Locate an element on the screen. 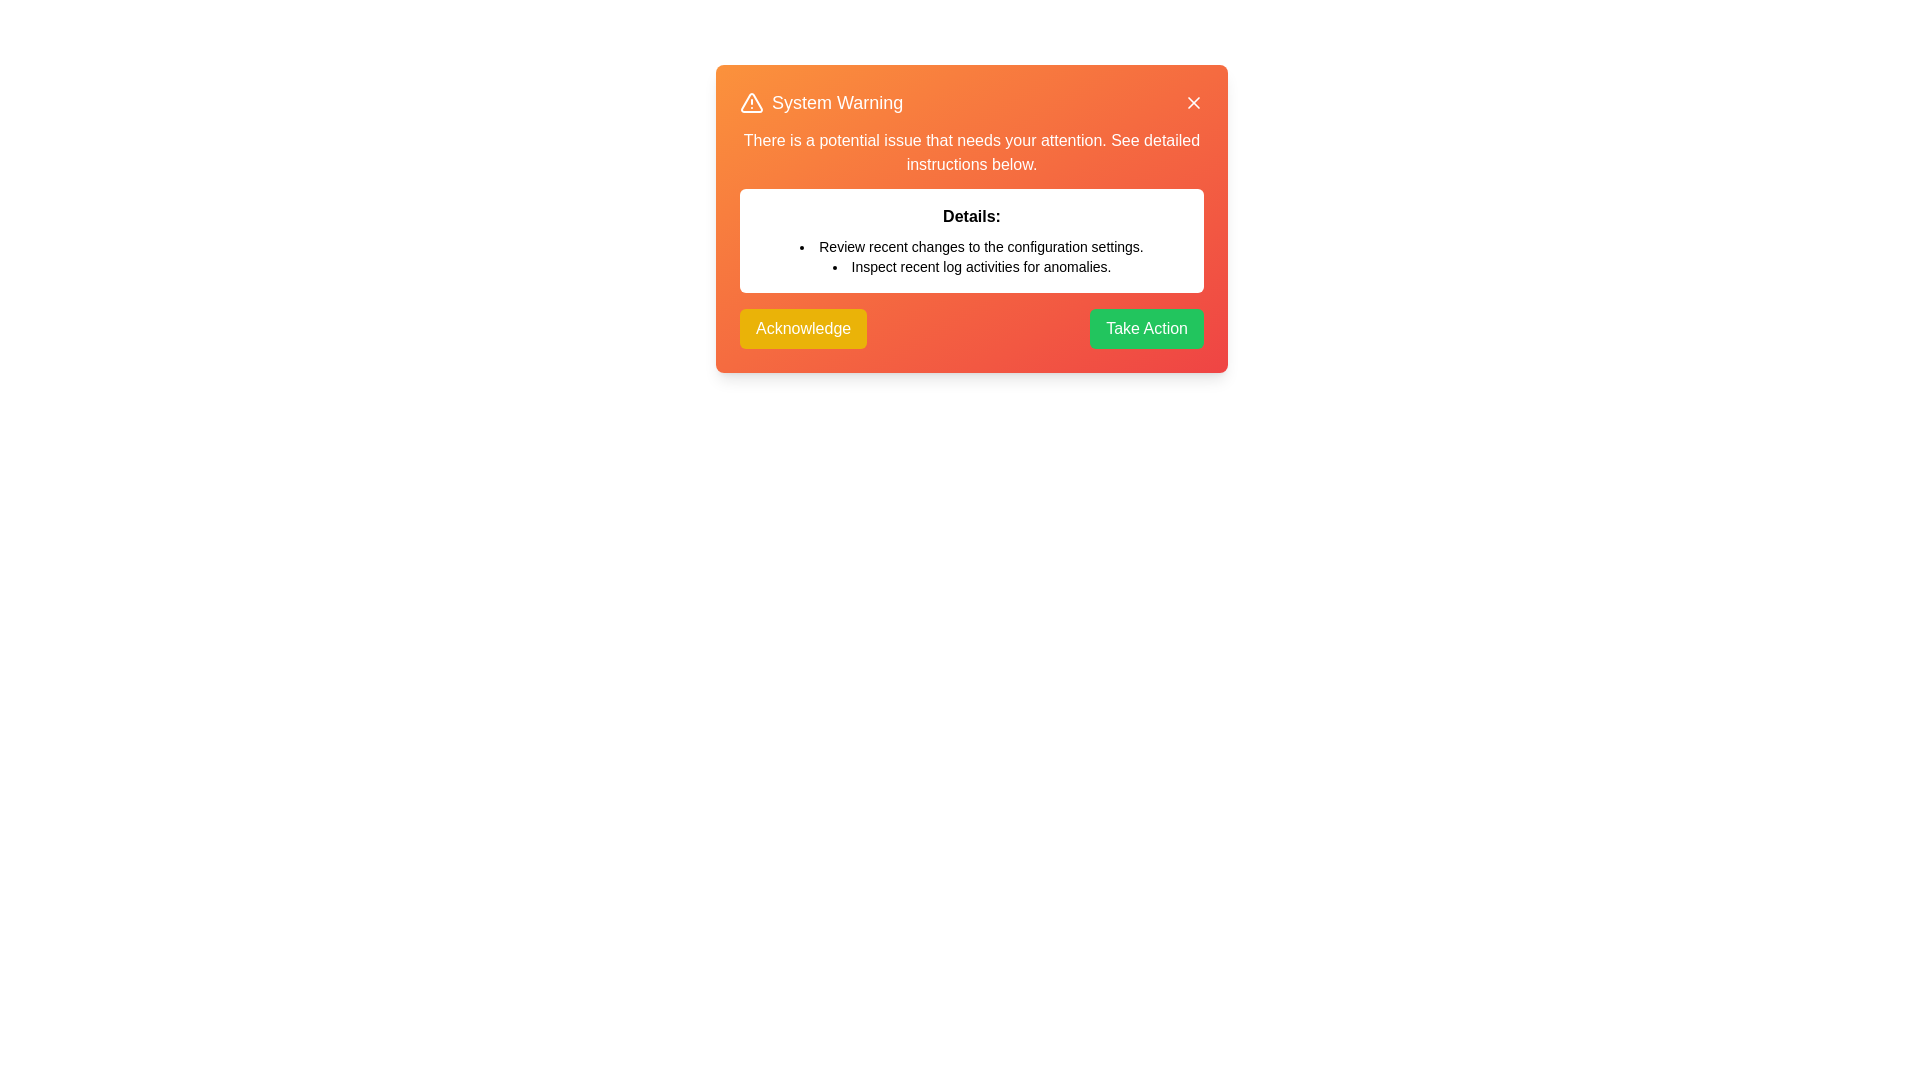 The height and width of the screenshot is (1080, 1920). the second static text list item that instructs the user is located at coordinates (971, 265).